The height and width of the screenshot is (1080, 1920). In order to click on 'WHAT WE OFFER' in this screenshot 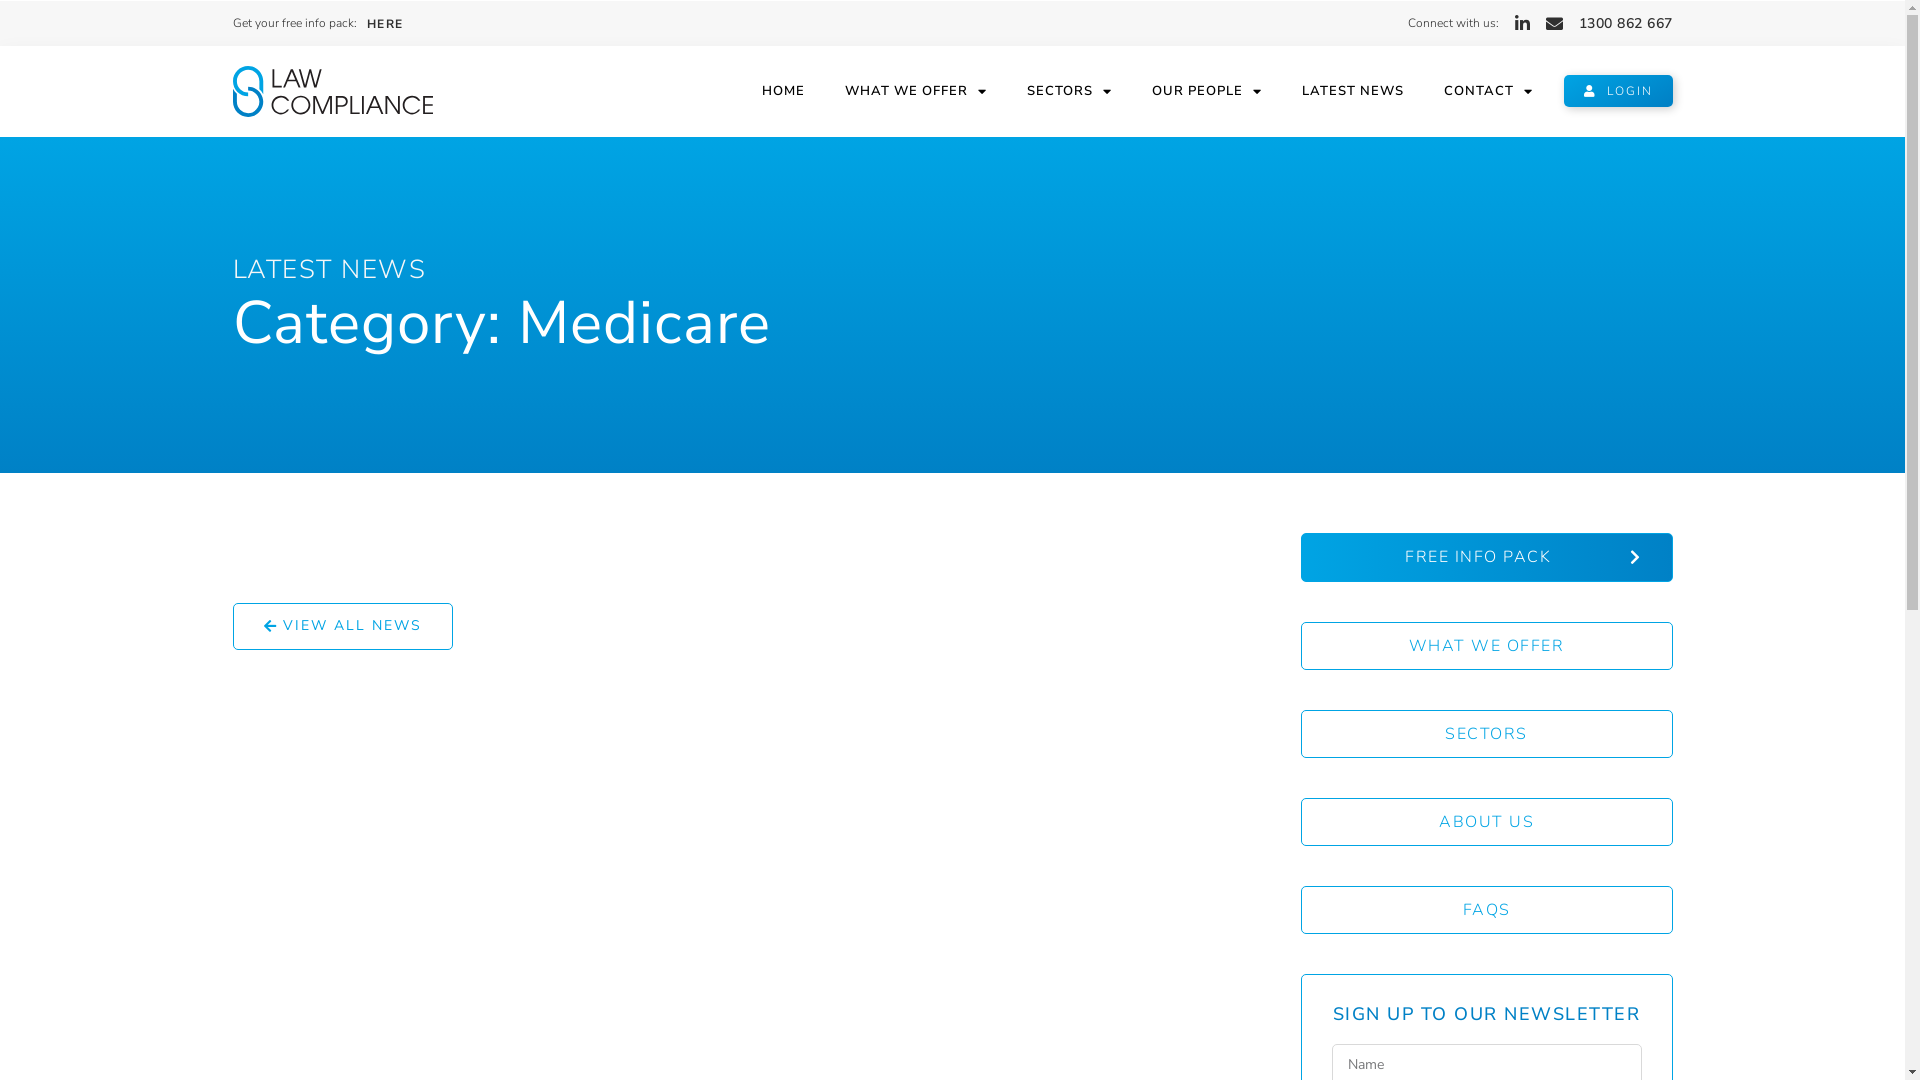, I will do `click(1486, 645)`.